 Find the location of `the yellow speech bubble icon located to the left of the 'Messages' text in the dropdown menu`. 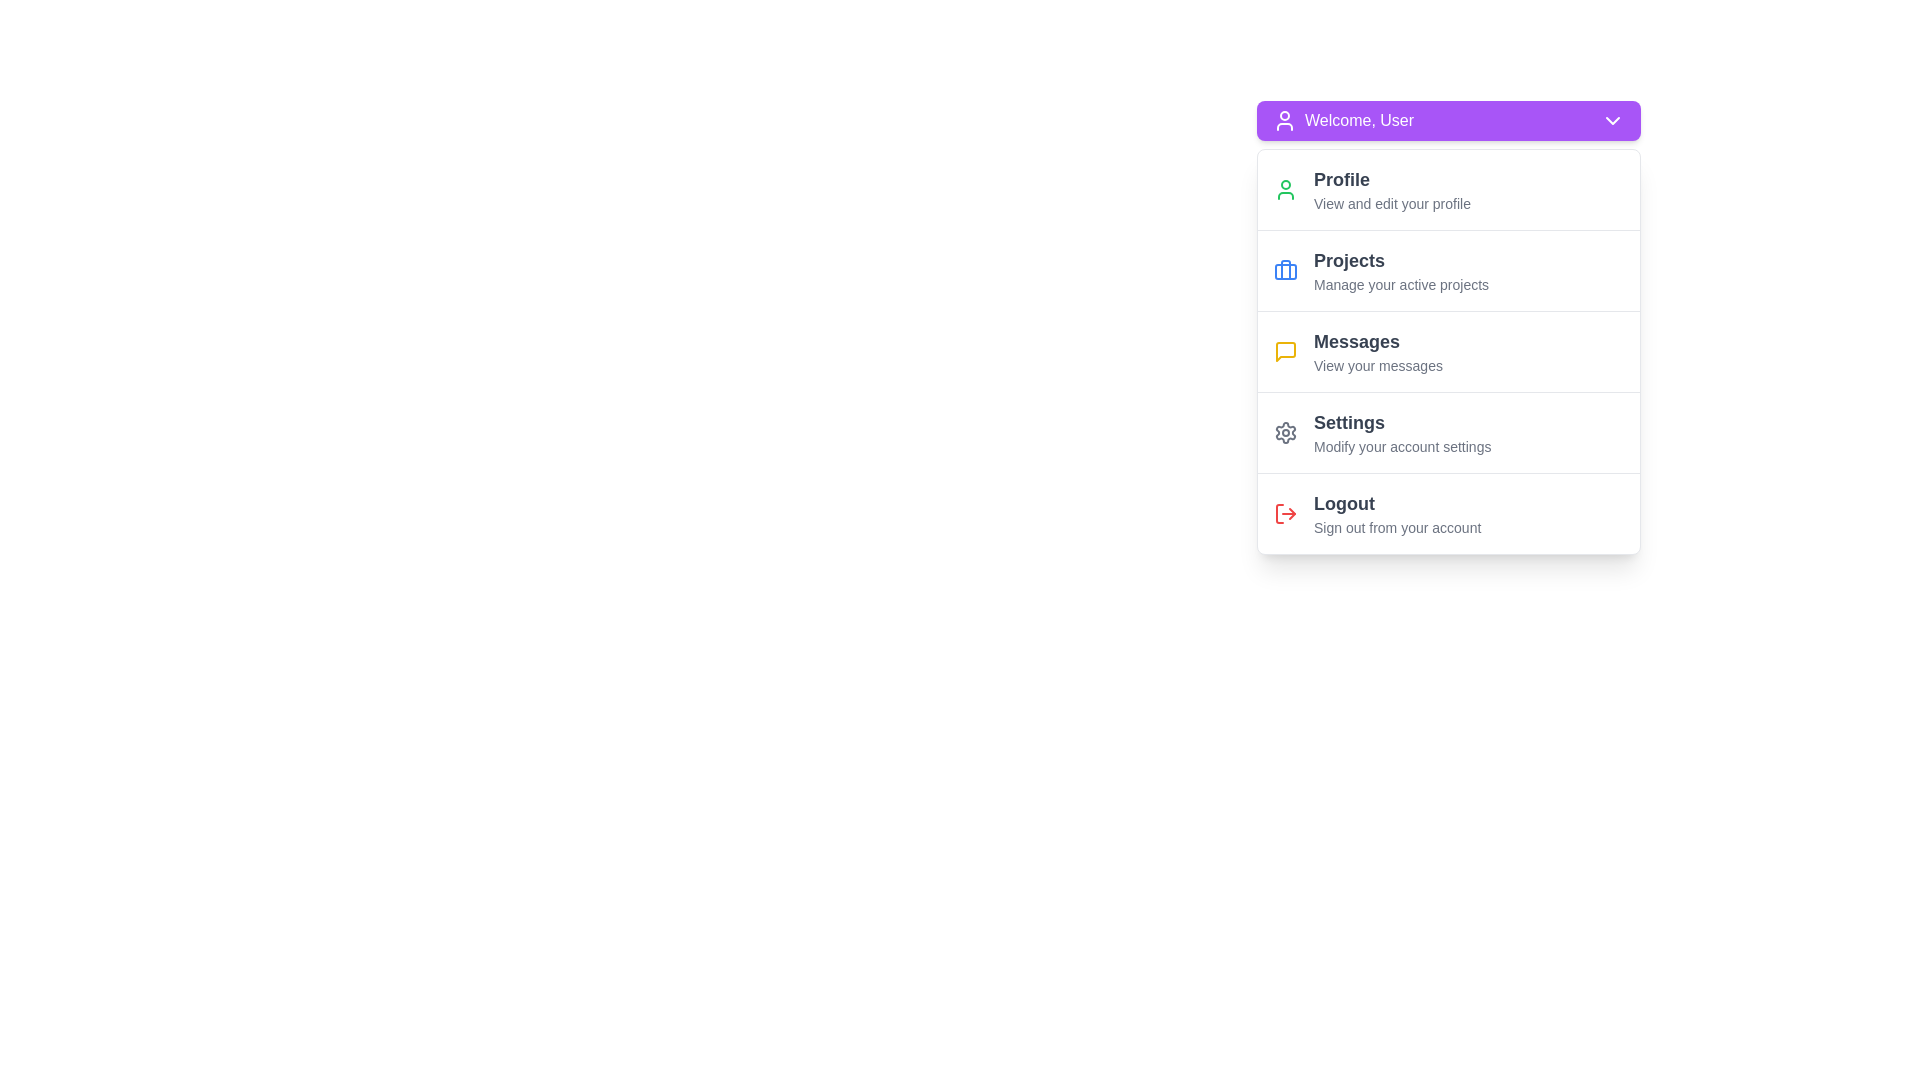

the yellow speech bubble icon located to the left of the 'Messages' text in the dropdown menu is located at coordinates (1286, 350).